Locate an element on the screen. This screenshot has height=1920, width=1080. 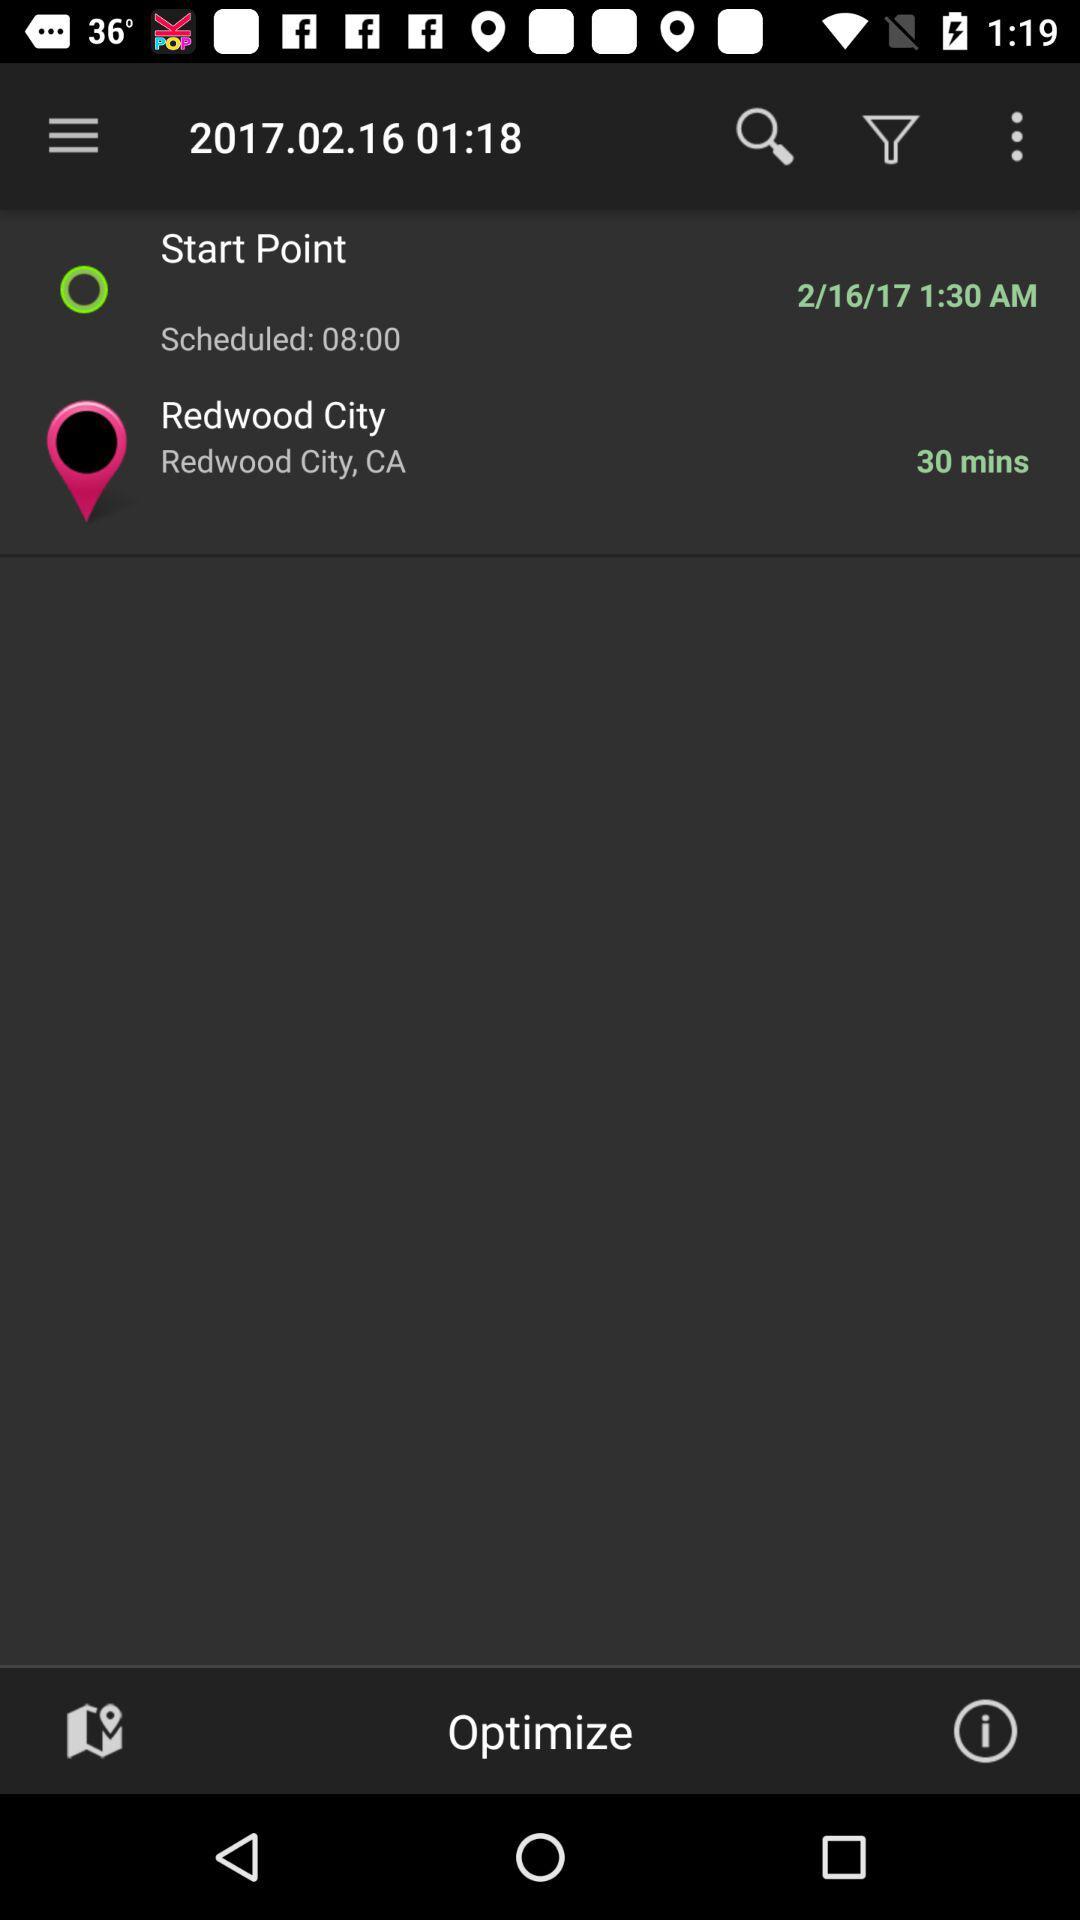
option is located at coordinates (1017, 135).